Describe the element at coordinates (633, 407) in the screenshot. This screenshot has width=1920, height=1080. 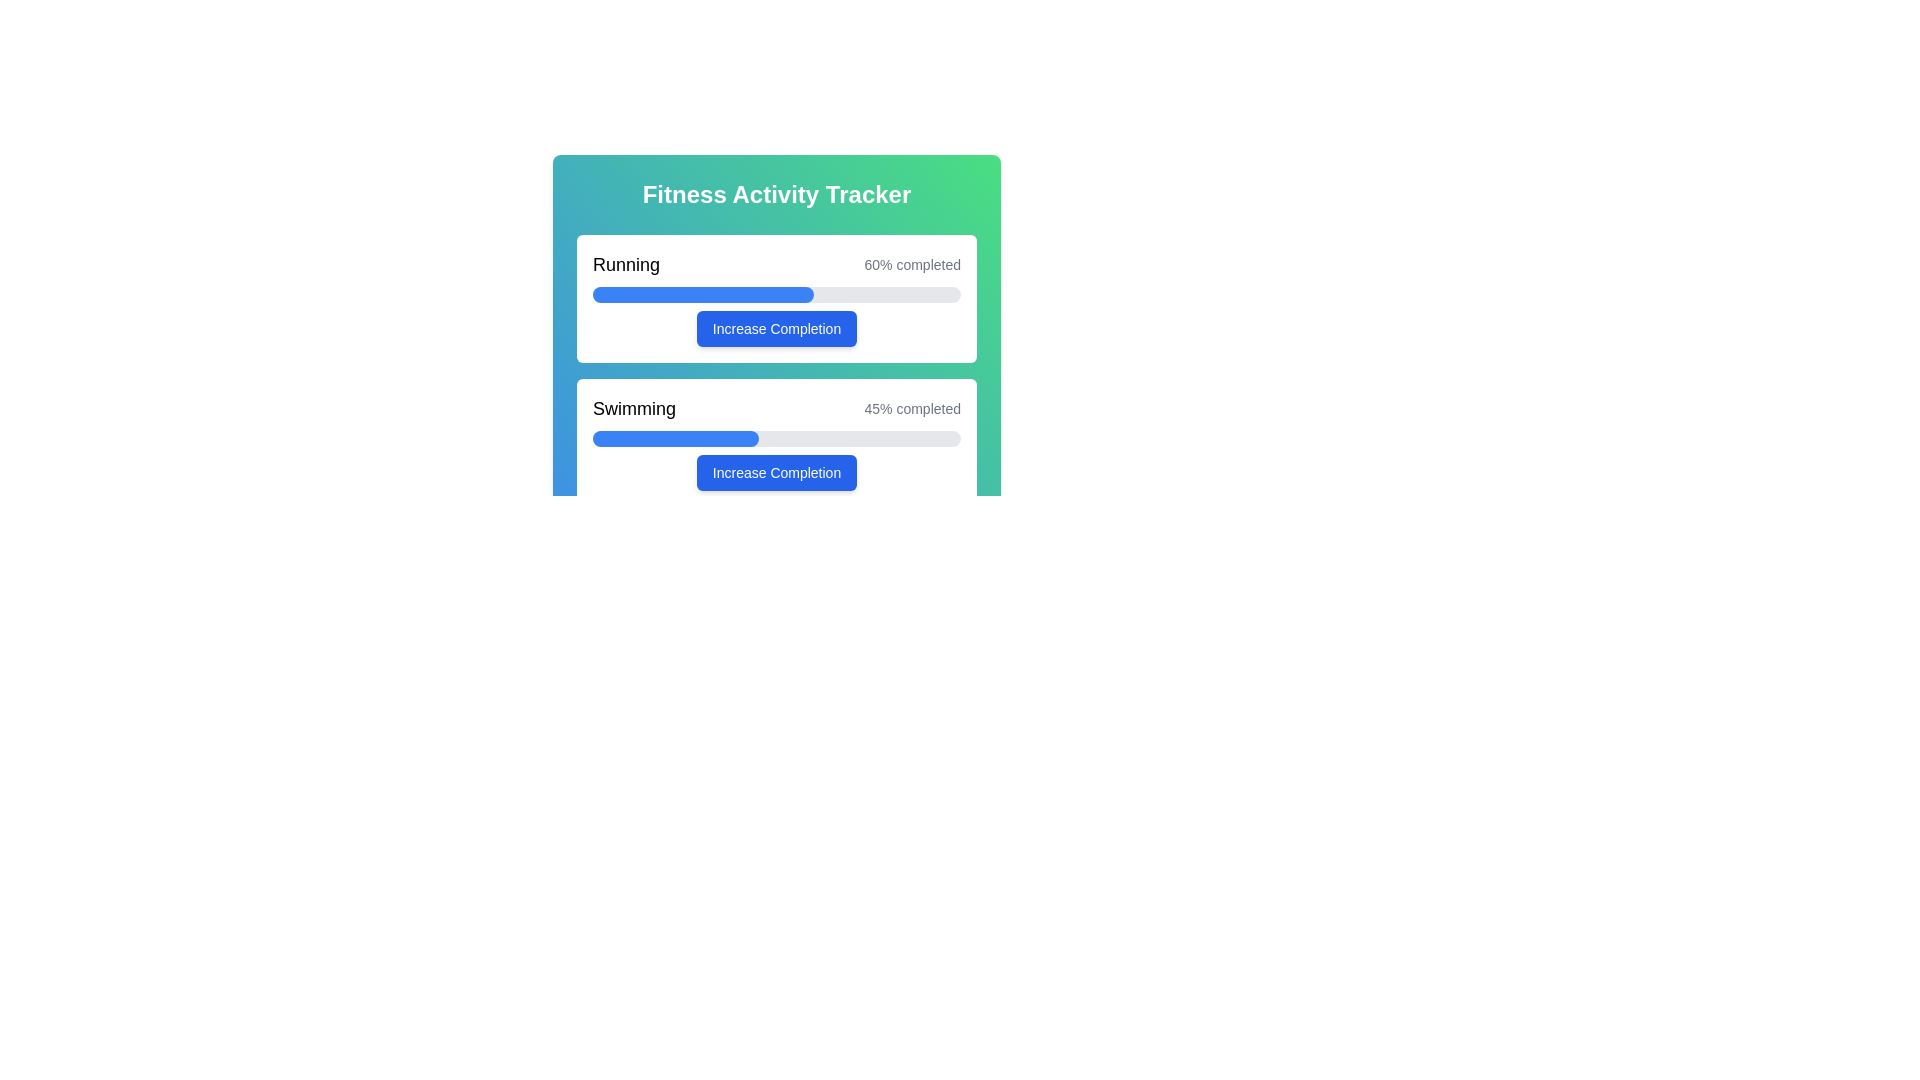
I see `the text label reading 'Swimming' that serves as a category or label` at that location.